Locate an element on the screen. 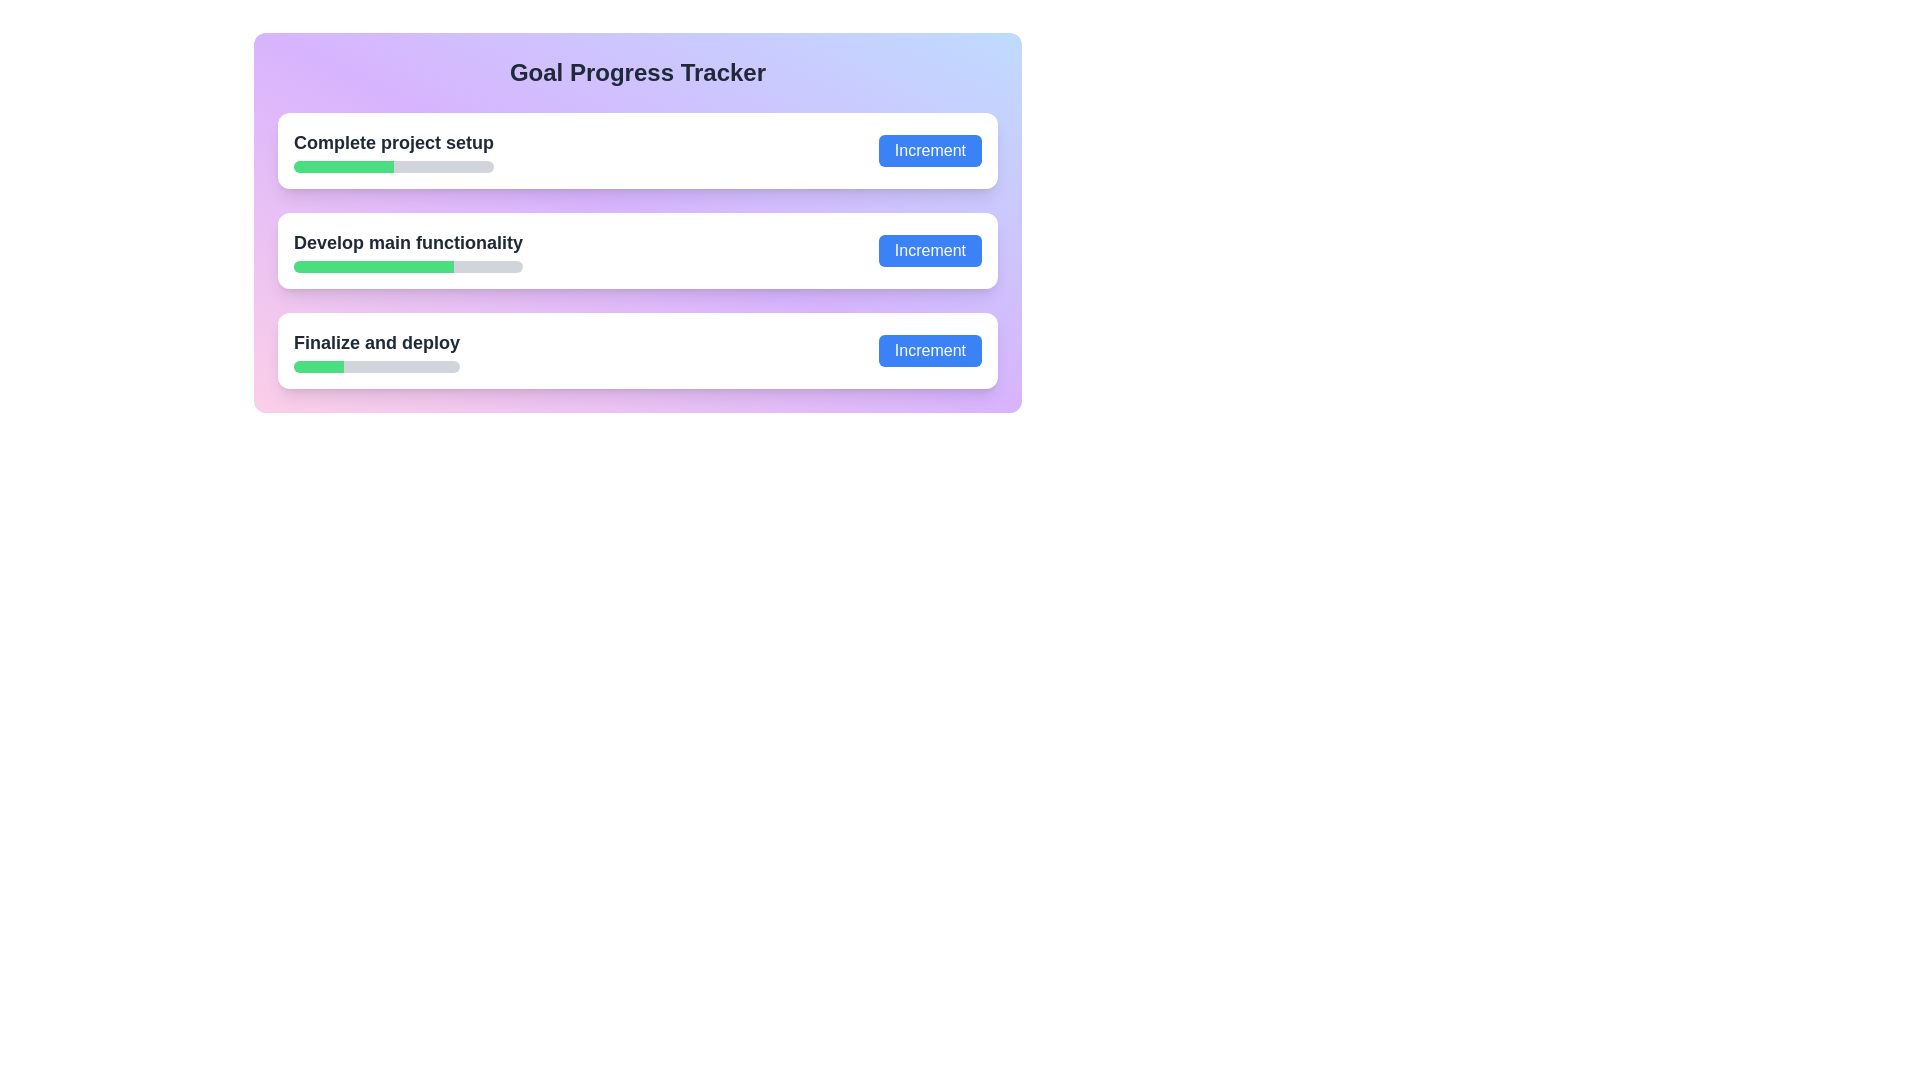  the progress indicator labeled 'Finalize and deploy' that shows 30% completion in a green progress bar is located at coordinates (377, 350).